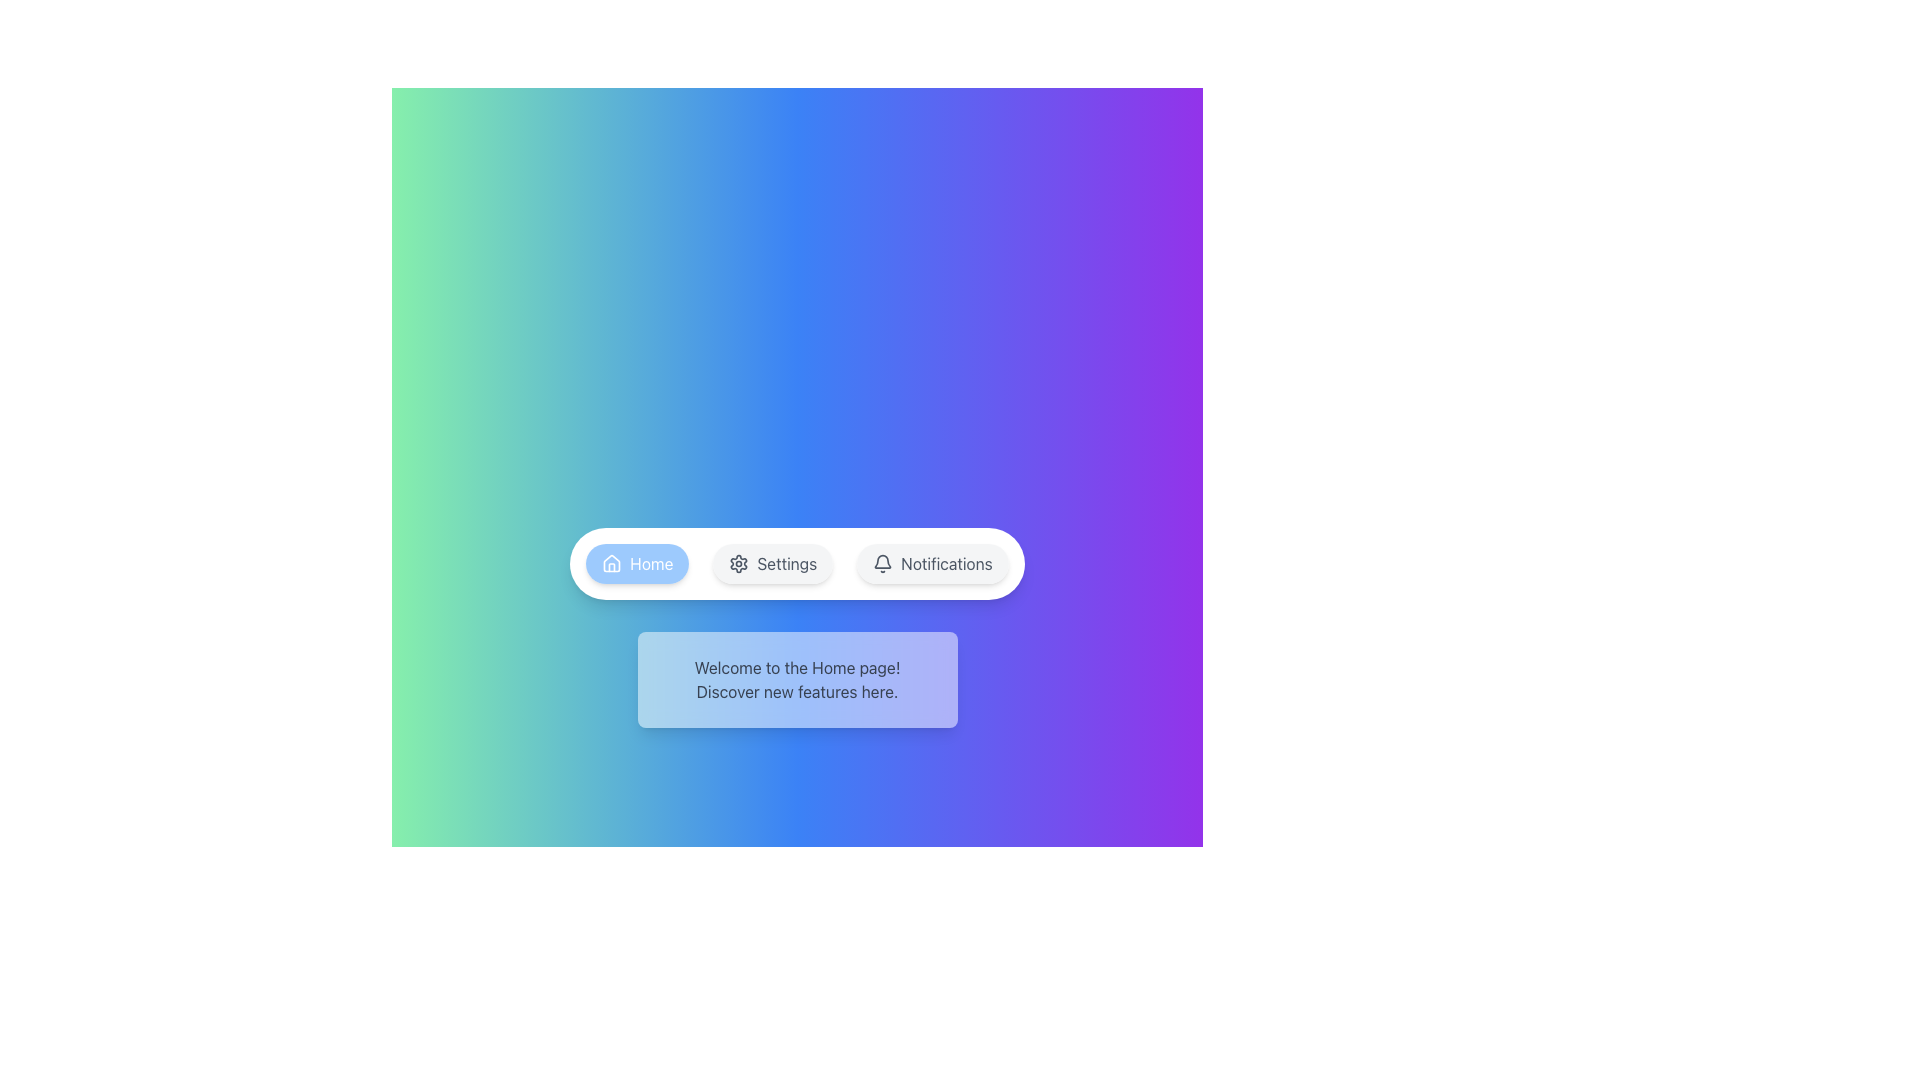  Describe the element at coordinates (786, 563) in the screenshot. I see `the 'Settings' text label, which is styled with a capitalized font and positioned to the right of a gear icon in the middle navigation bar` at that location.